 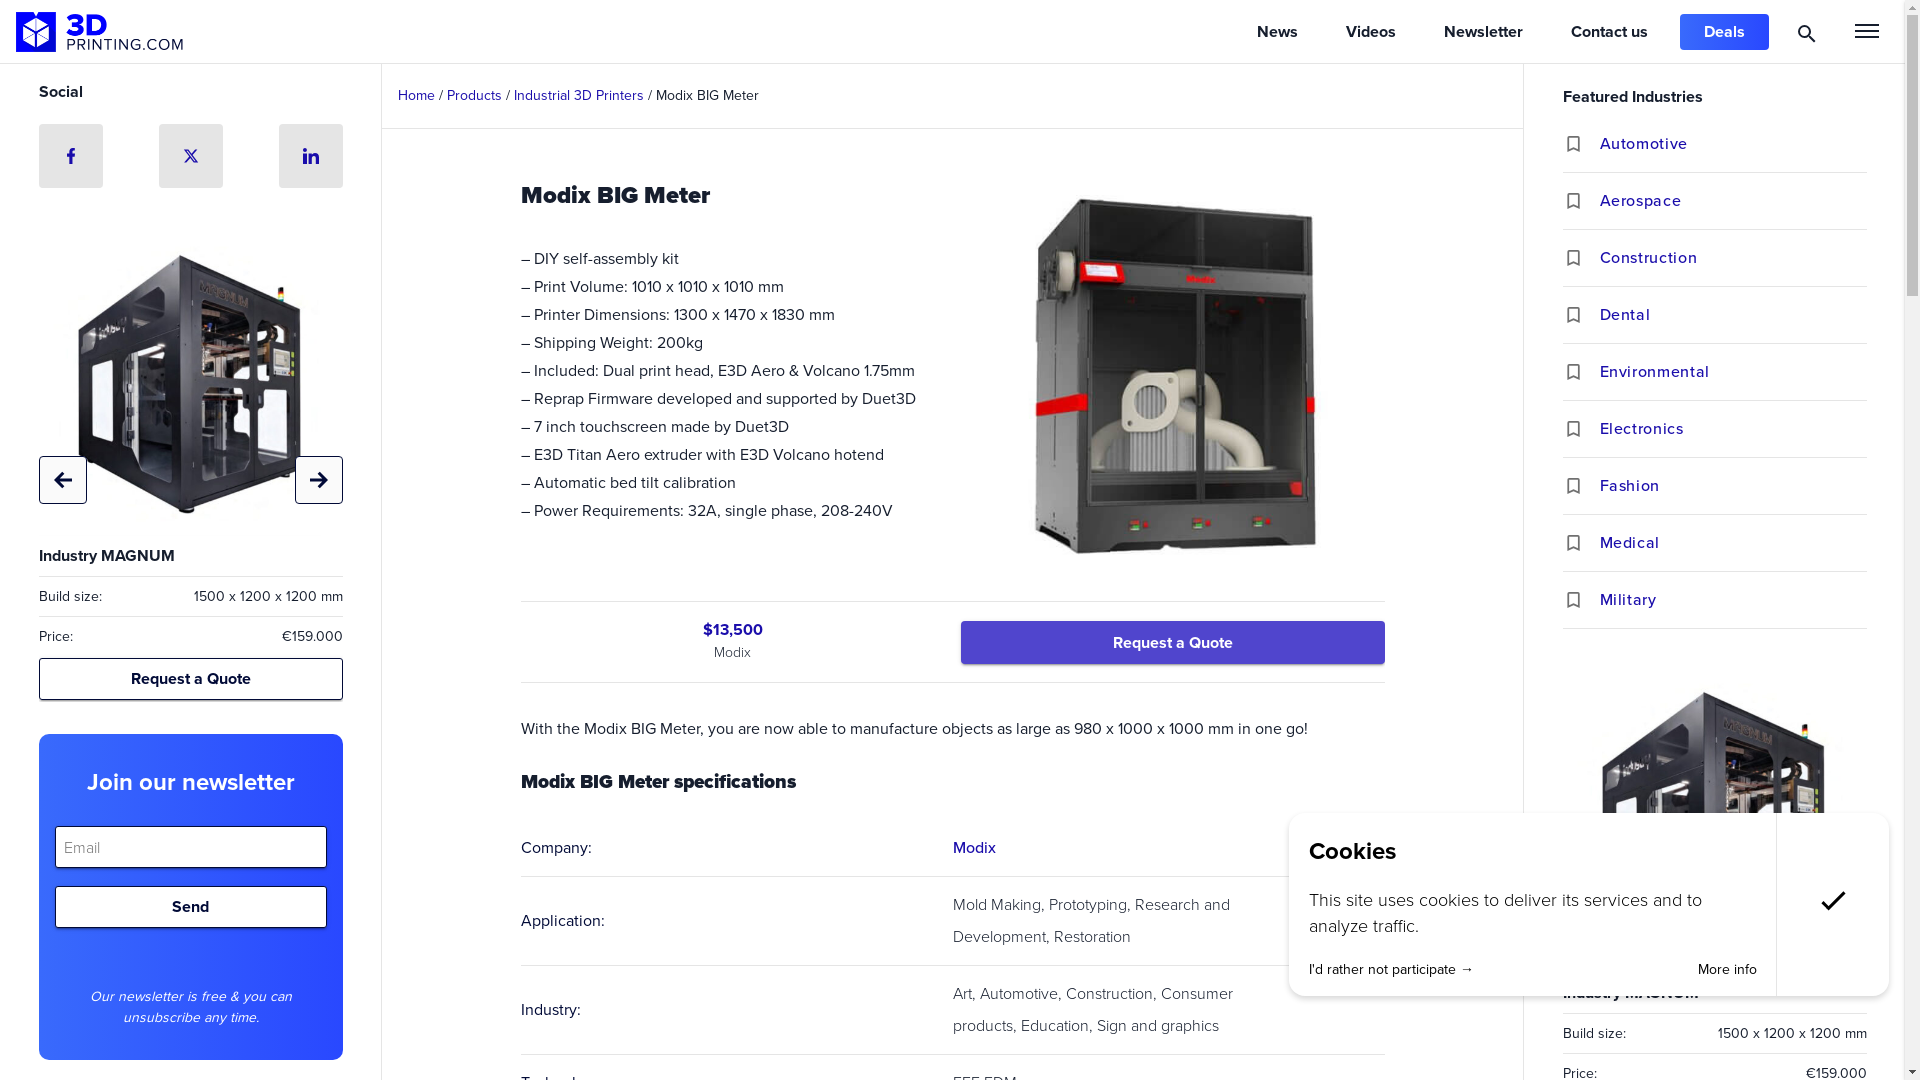 I want to click on 'Products', so click(x=473, y=95).